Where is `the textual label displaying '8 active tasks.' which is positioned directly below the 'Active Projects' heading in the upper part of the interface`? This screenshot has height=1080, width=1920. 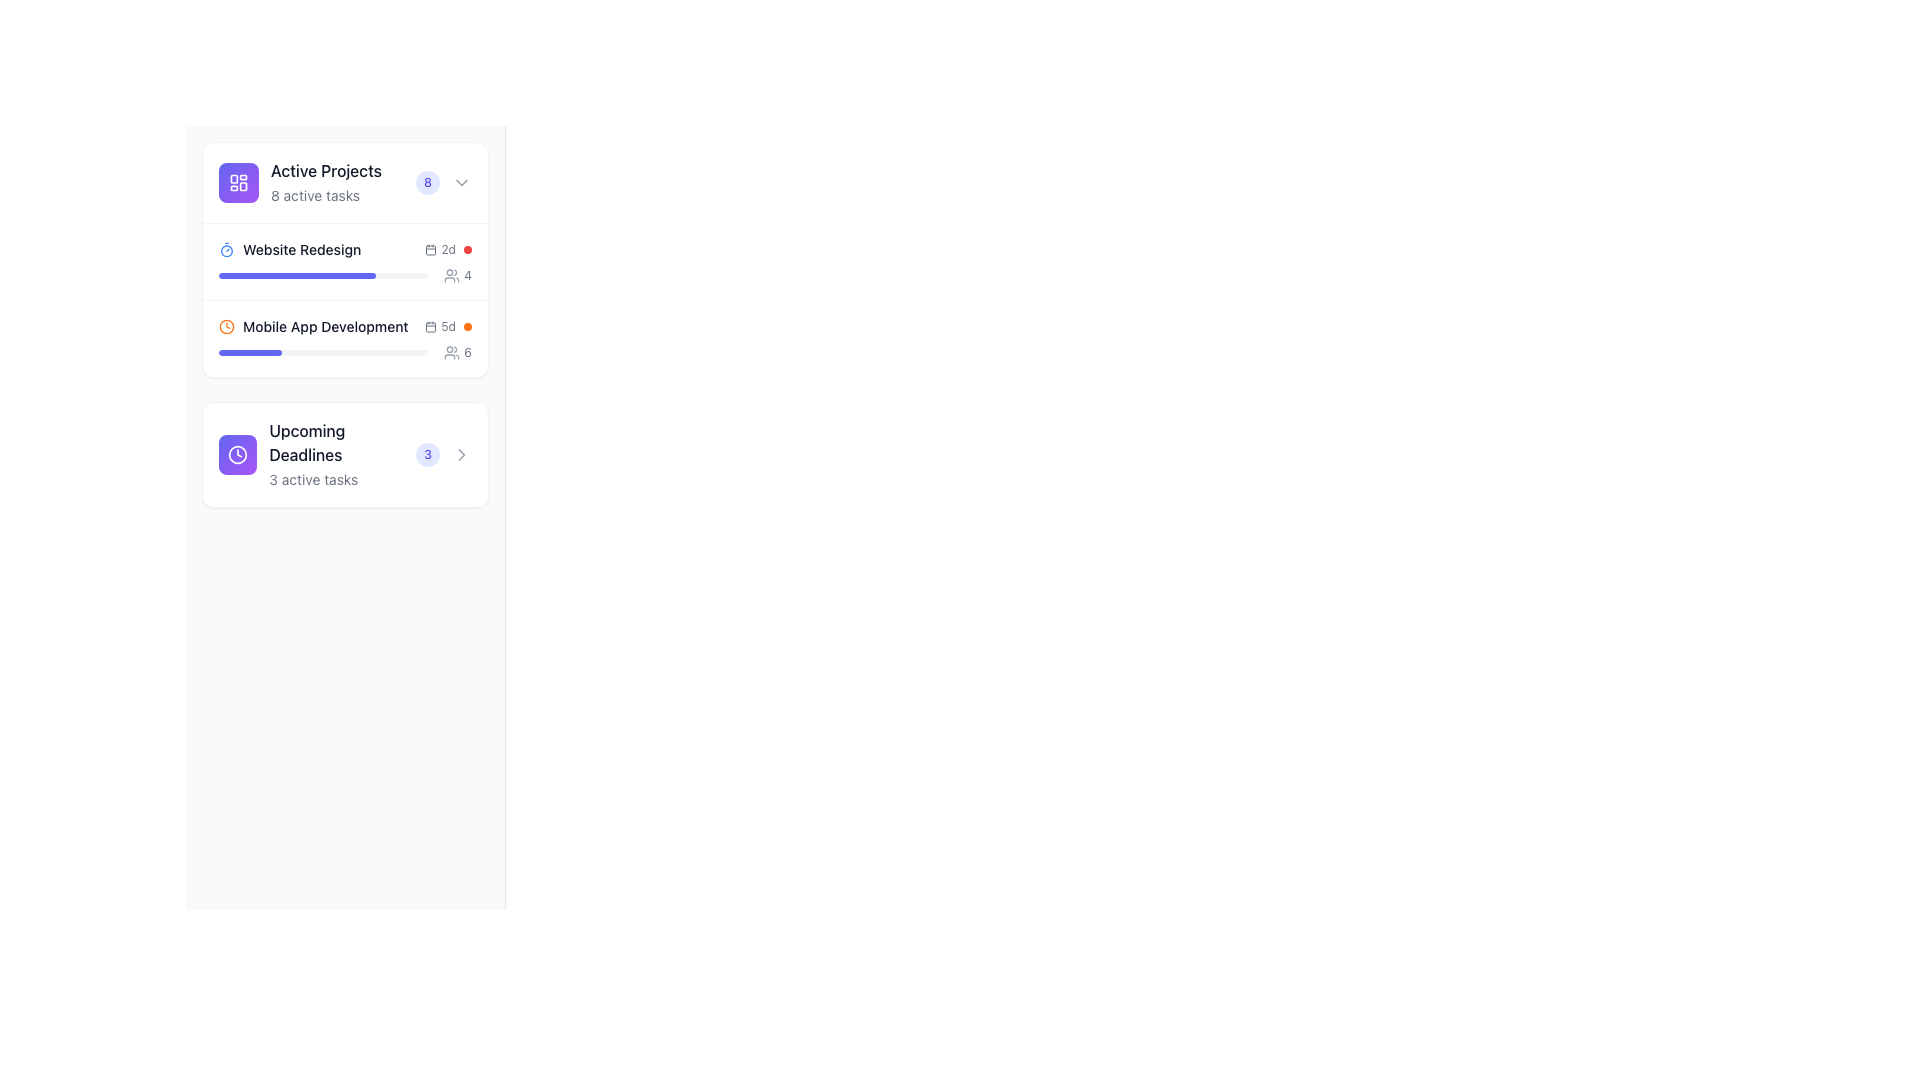 the textual label displaying '8 active tasks.' which is positioned directly below the 'Active Projects' heading in the upper part of the interface is located at coordinates (314, 195).